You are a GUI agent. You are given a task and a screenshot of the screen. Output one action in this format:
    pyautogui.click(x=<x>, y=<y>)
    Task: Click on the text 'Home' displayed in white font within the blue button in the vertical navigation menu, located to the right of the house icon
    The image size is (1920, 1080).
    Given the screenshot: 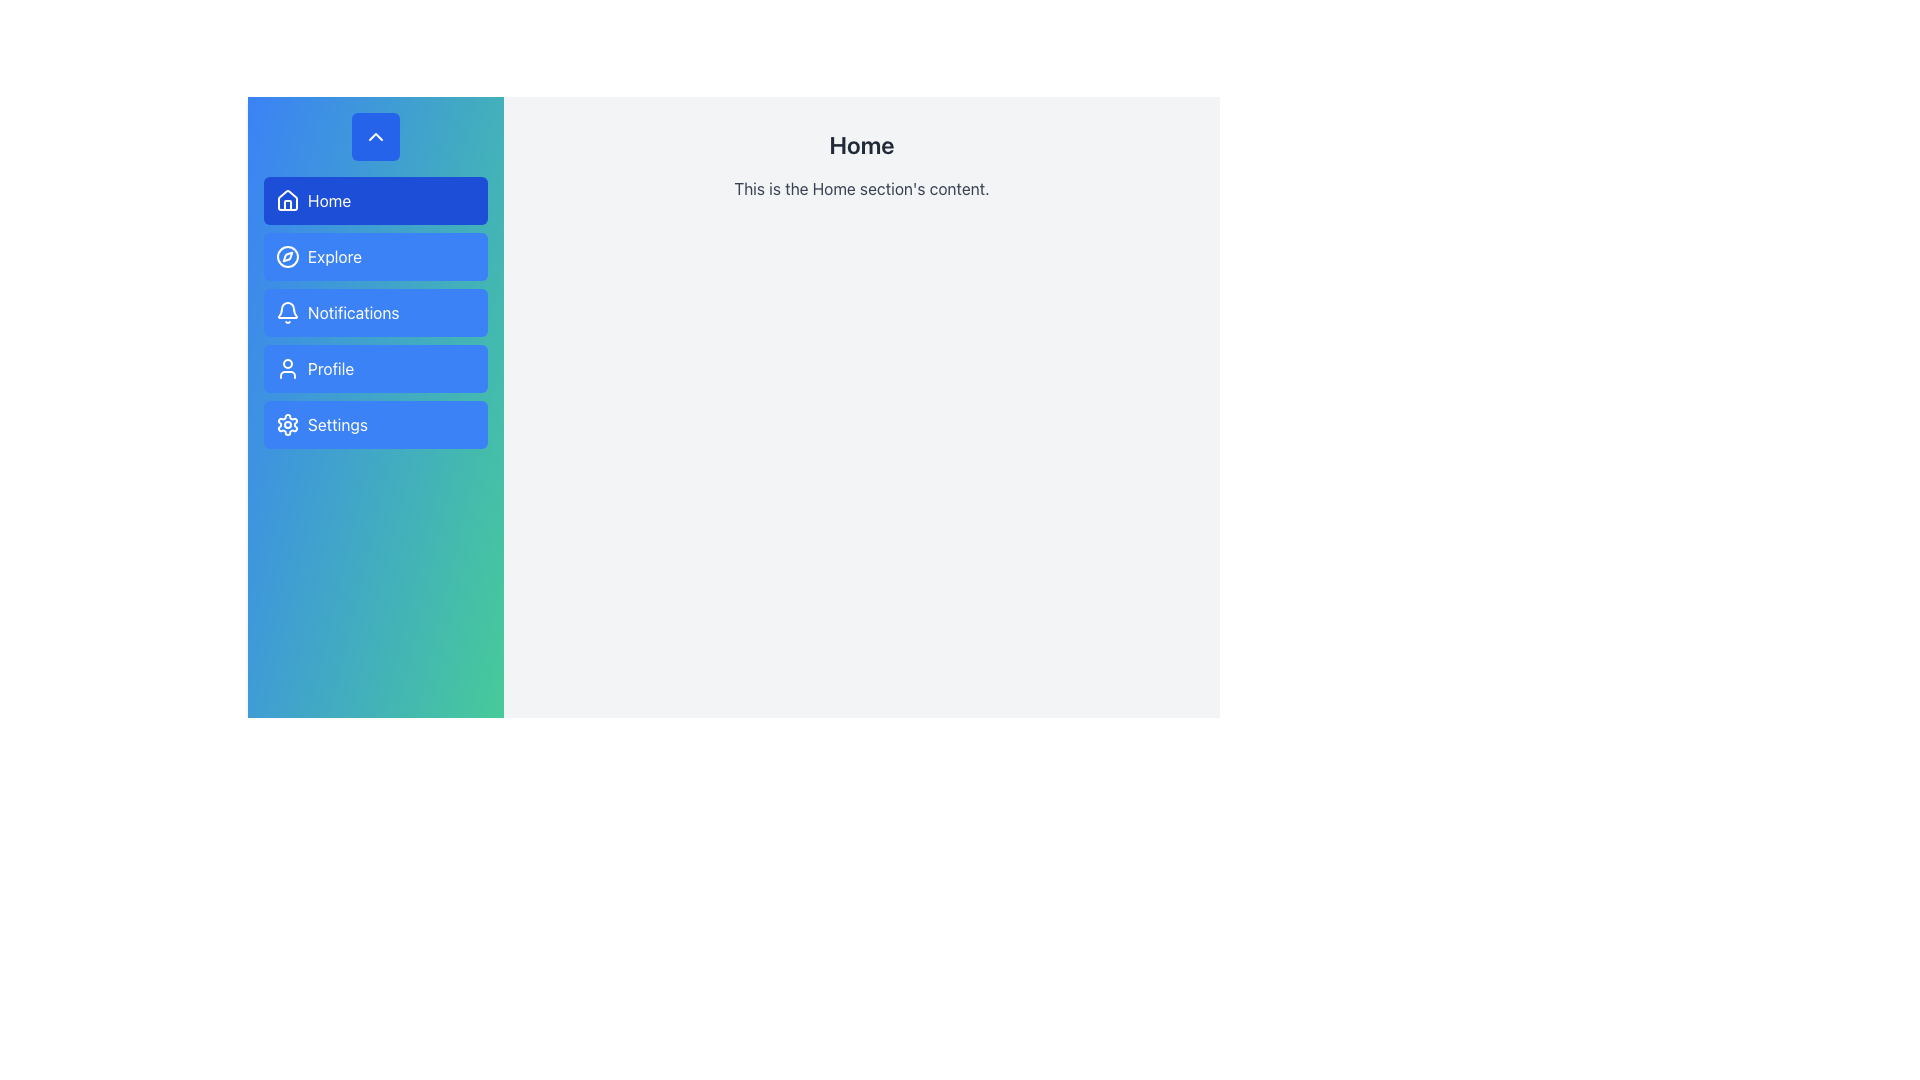 What is the action you would take?
    pyautogui.click(x=329, y=200)
    